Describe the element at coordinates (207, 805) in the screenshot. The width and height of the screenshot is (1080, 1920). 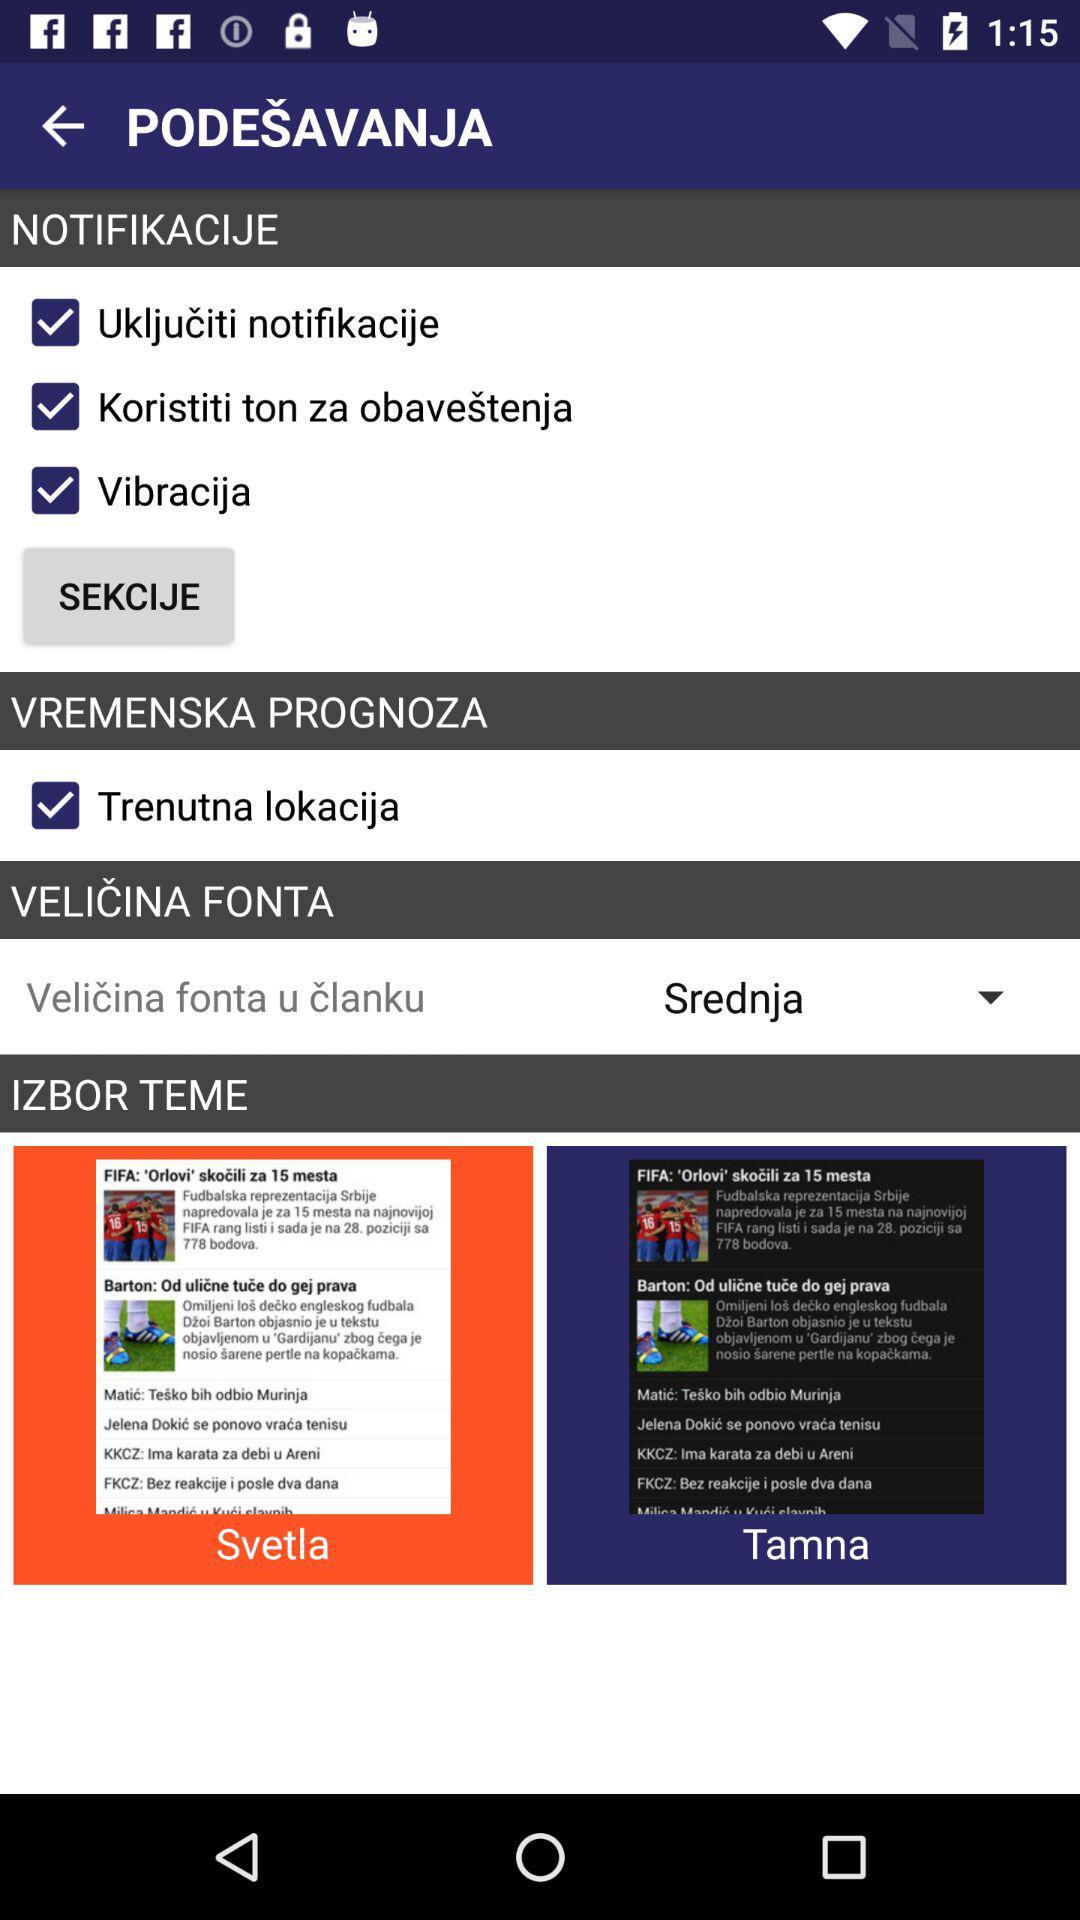
I see `app below the vremenska prognoza item` at that location.